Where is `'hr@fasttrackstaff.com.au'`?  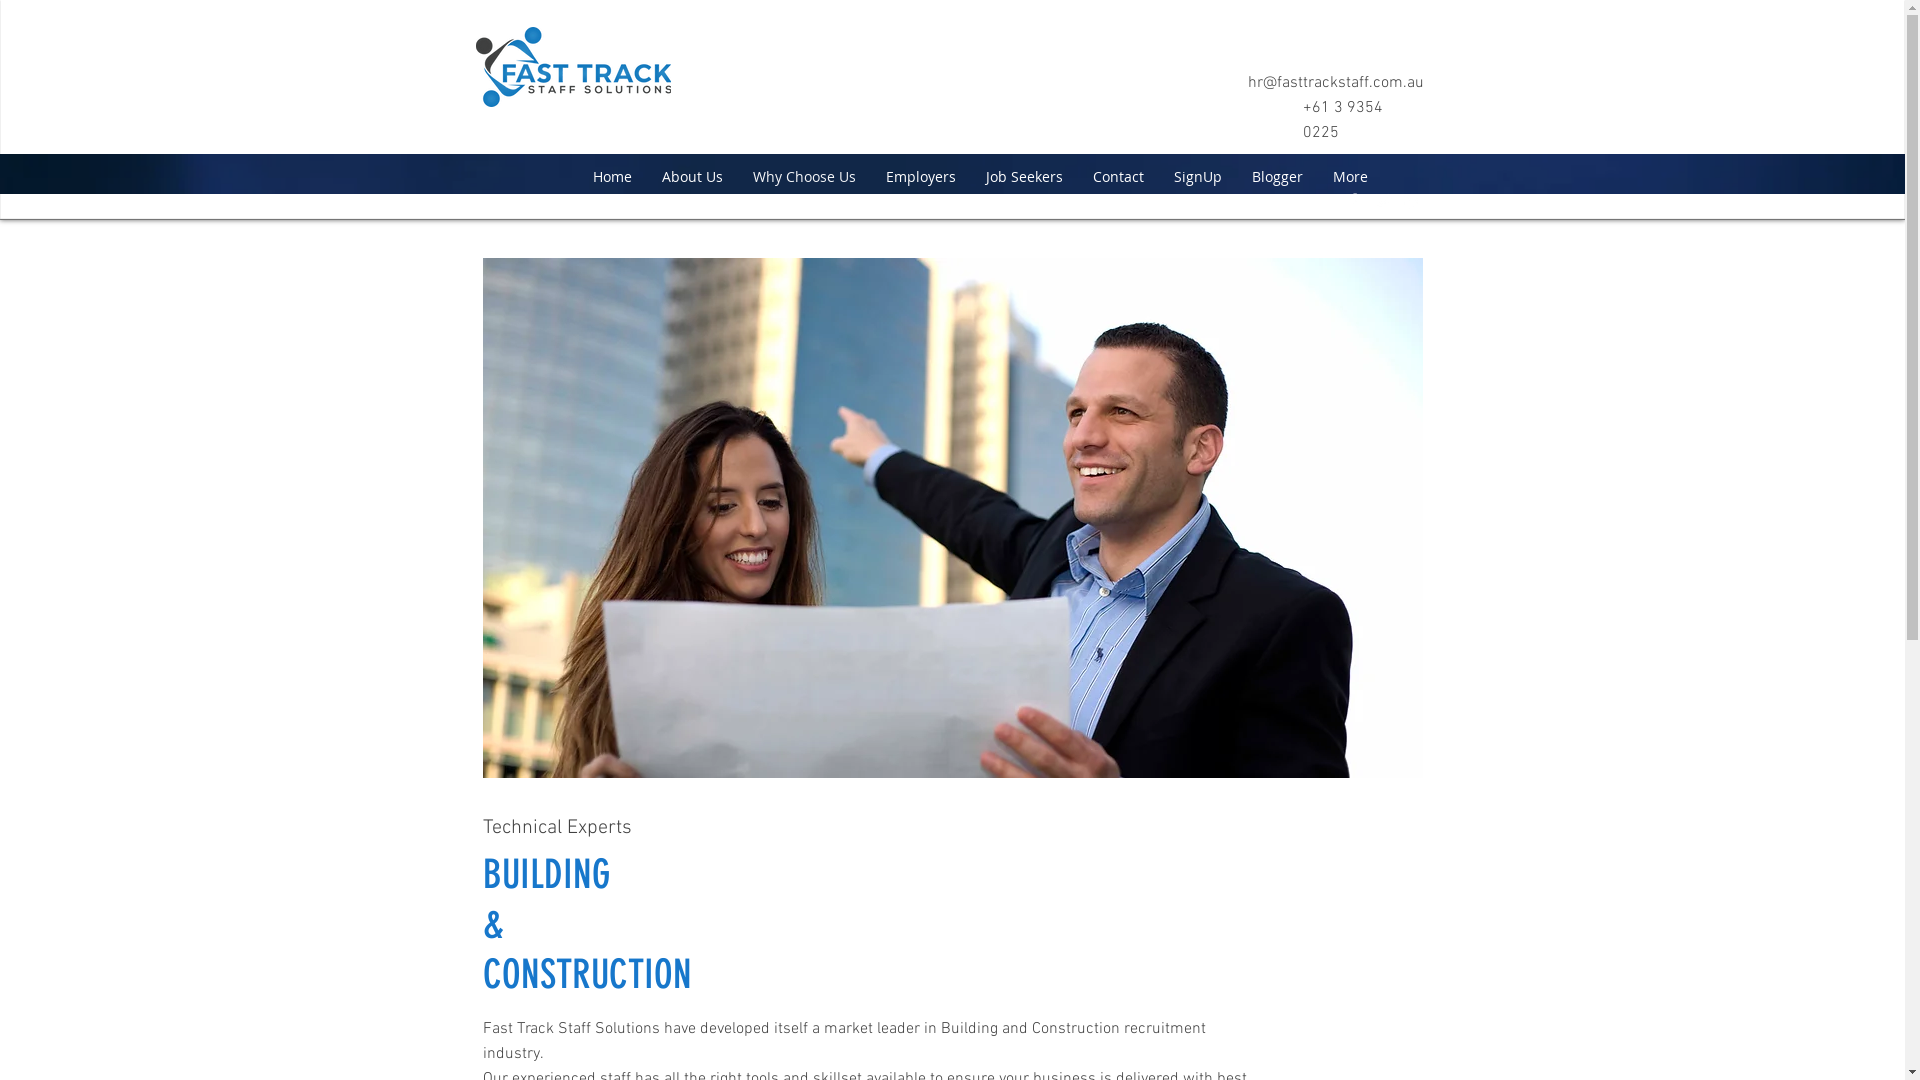 'hr@fasttrackstaff.com.au' is located at coordinates (1335, 82).